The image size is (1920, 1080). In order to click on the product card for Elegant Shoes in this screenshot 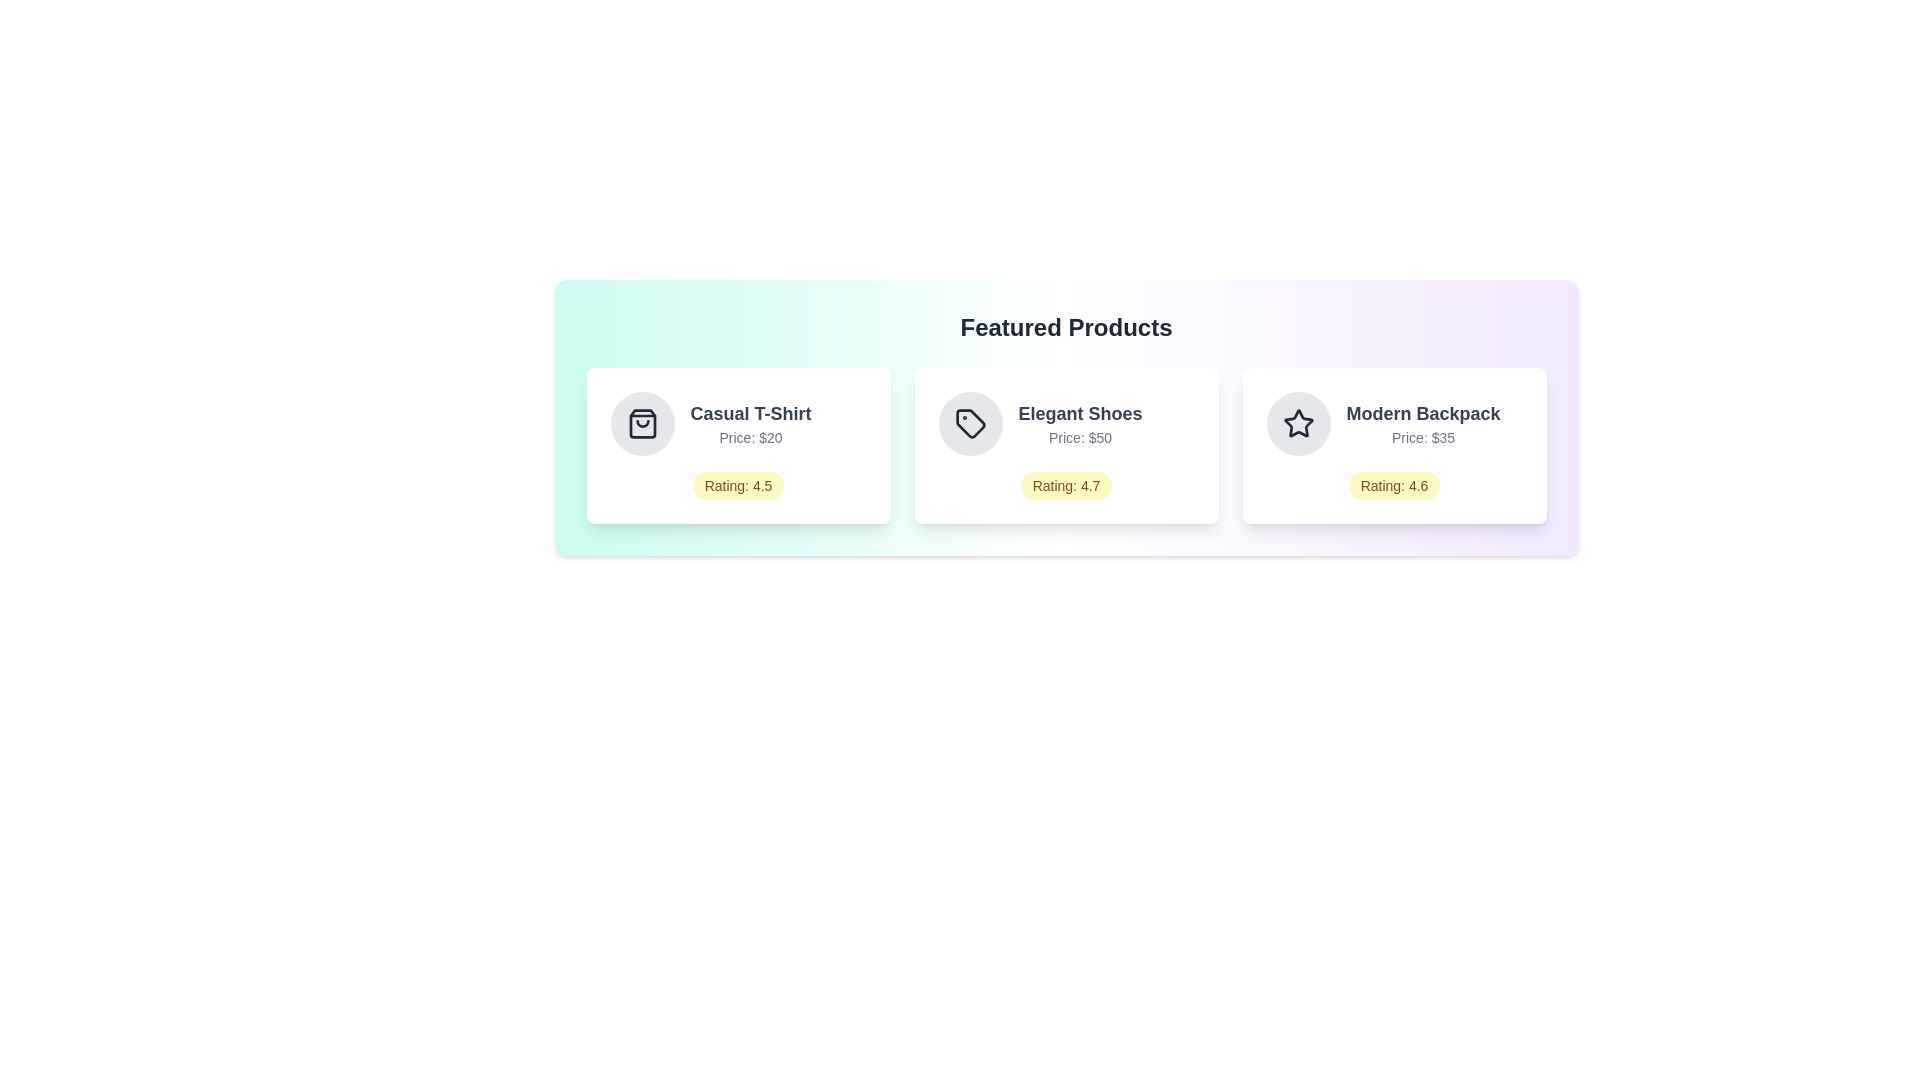, I will do `click(1065, 445)`.